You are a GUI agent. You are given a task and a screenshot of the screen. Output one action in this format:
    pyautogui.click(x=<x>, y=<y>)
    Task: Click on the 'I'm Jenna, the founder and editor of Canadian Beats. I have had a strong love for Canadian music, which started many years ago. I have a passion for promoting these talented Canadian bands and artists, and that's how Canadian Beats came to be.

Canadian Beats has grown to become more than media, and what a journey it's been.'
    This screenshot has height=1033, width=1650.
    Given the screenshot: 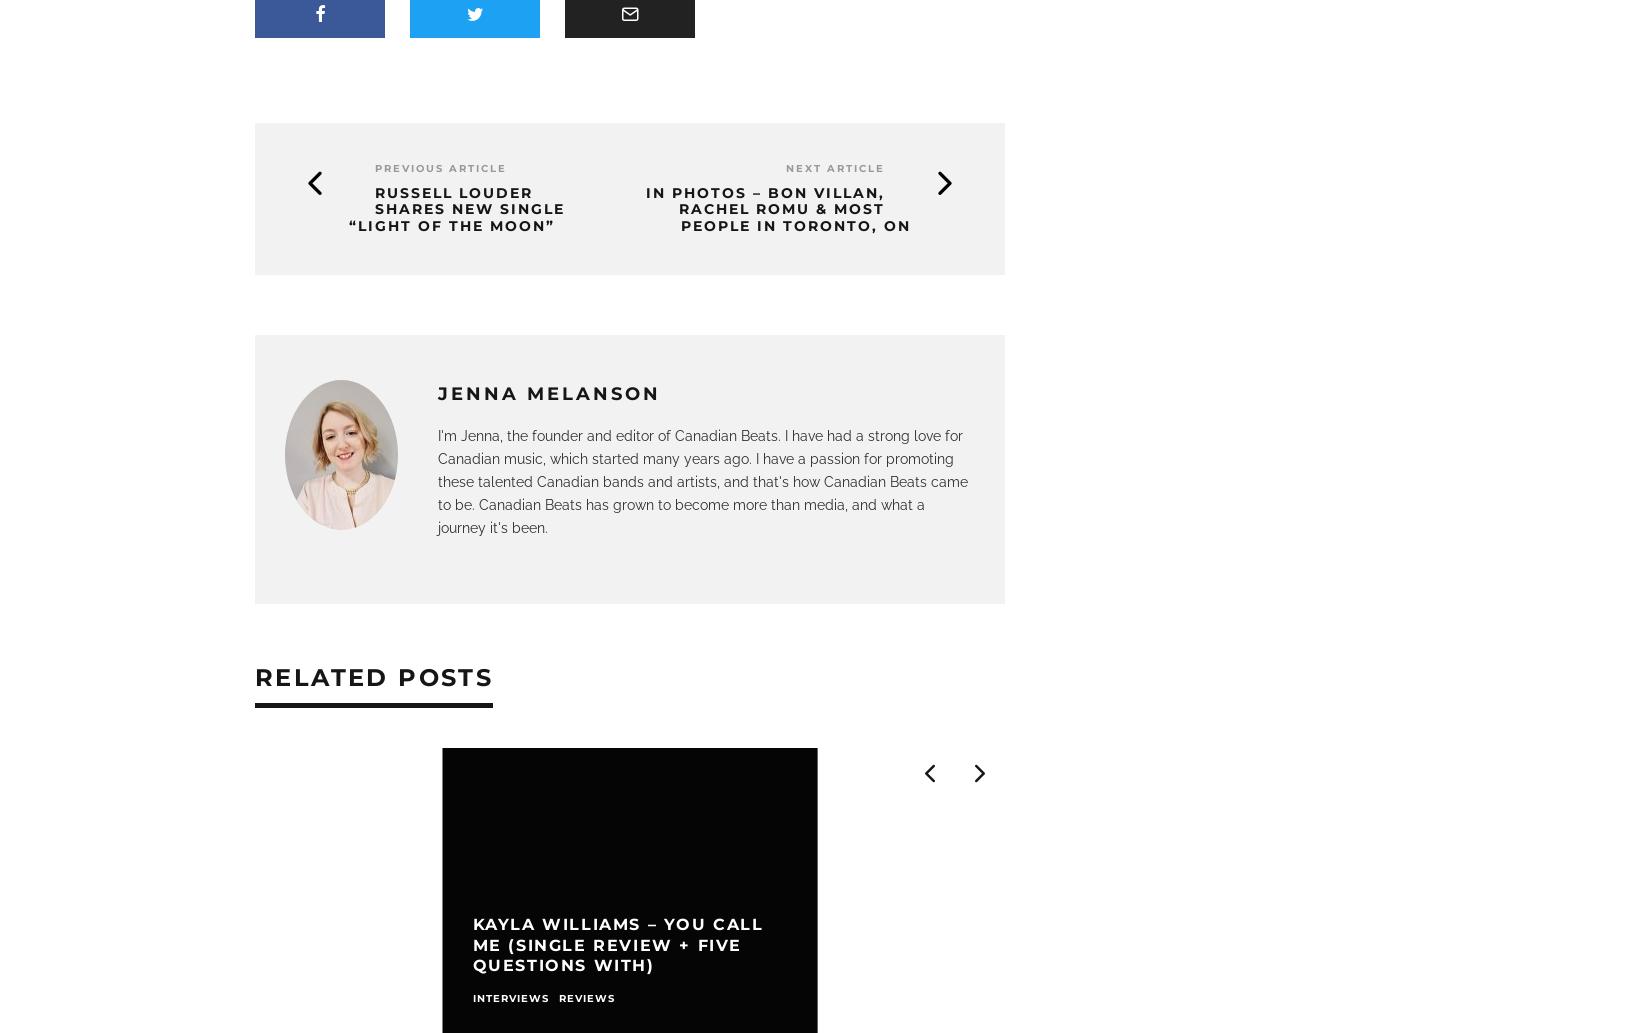 What is the action you would take?
    pyautogui.click(x=702, y=480)
    